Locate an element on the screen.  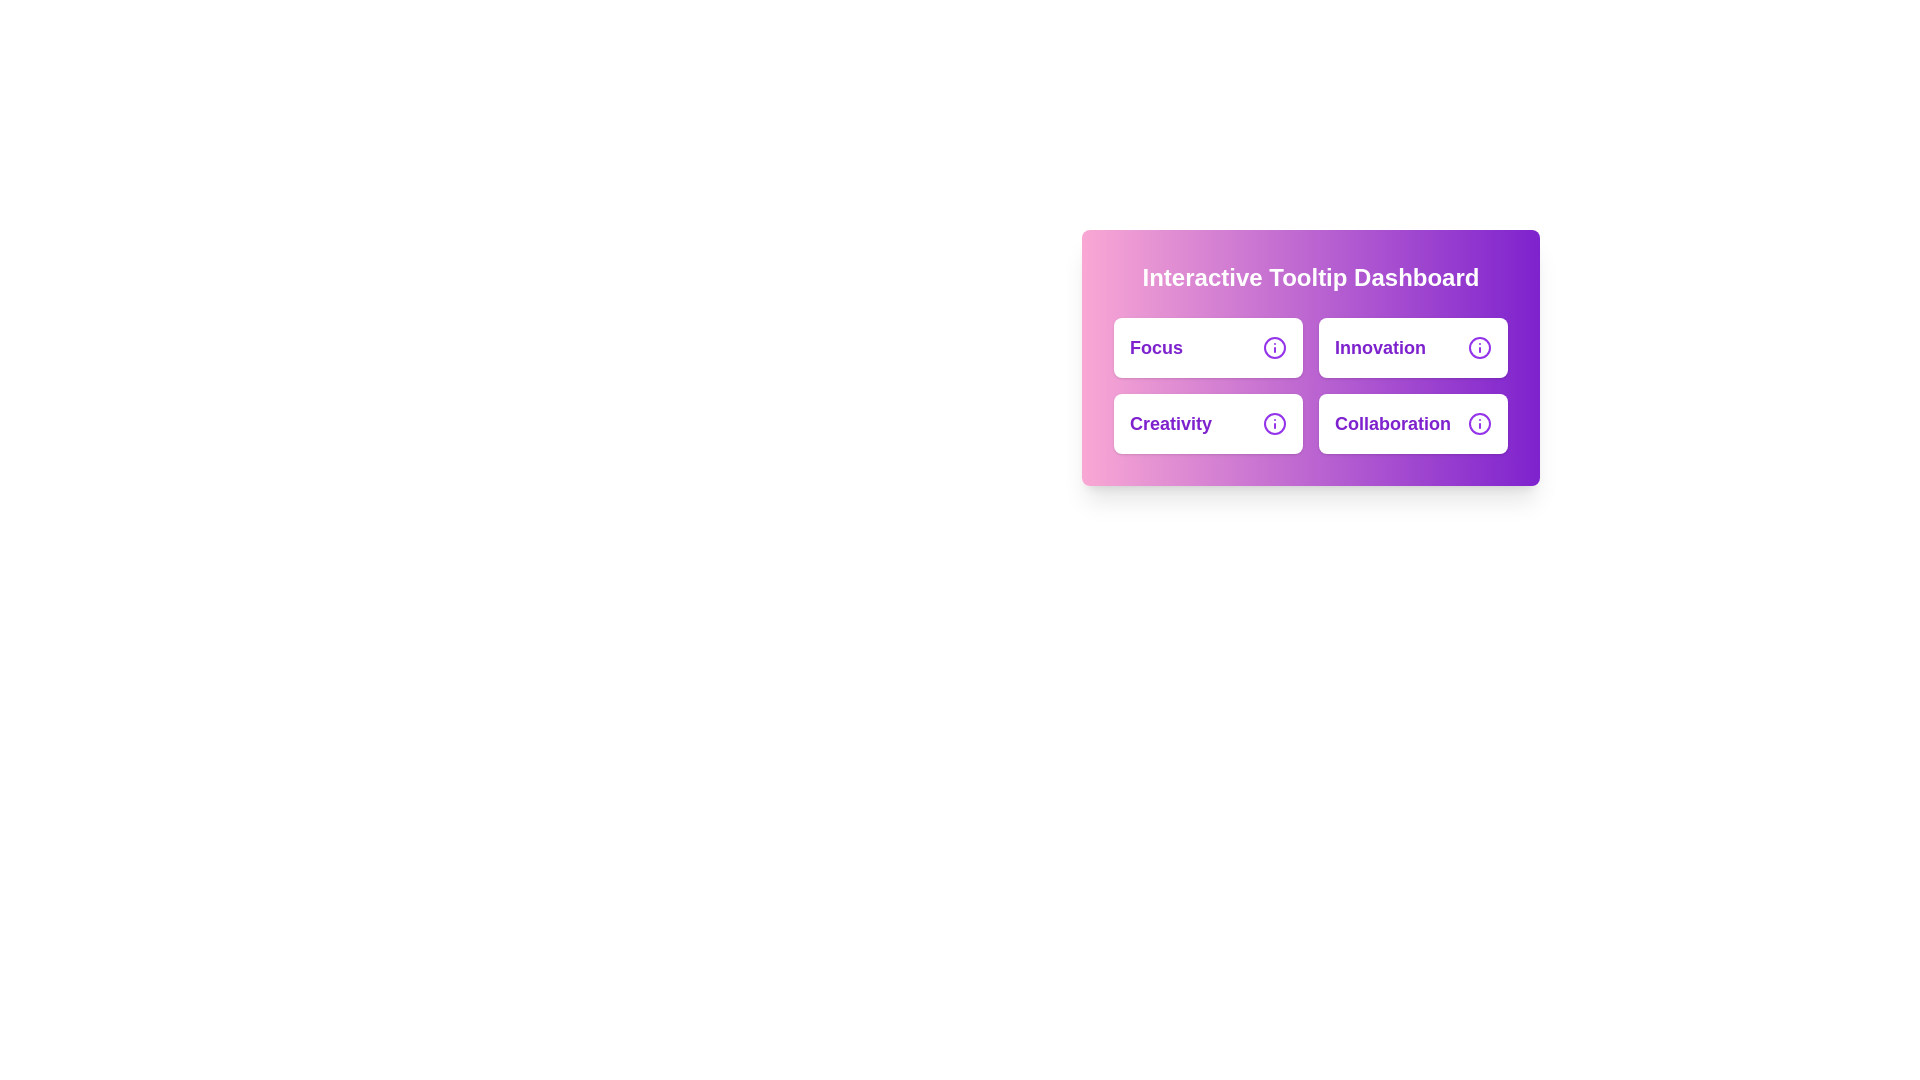
the 'Creativity' text on the card with a white background and purple text located in the bottom-left quadrant of the grid to focus on it is located at coordinates (1207, 423).